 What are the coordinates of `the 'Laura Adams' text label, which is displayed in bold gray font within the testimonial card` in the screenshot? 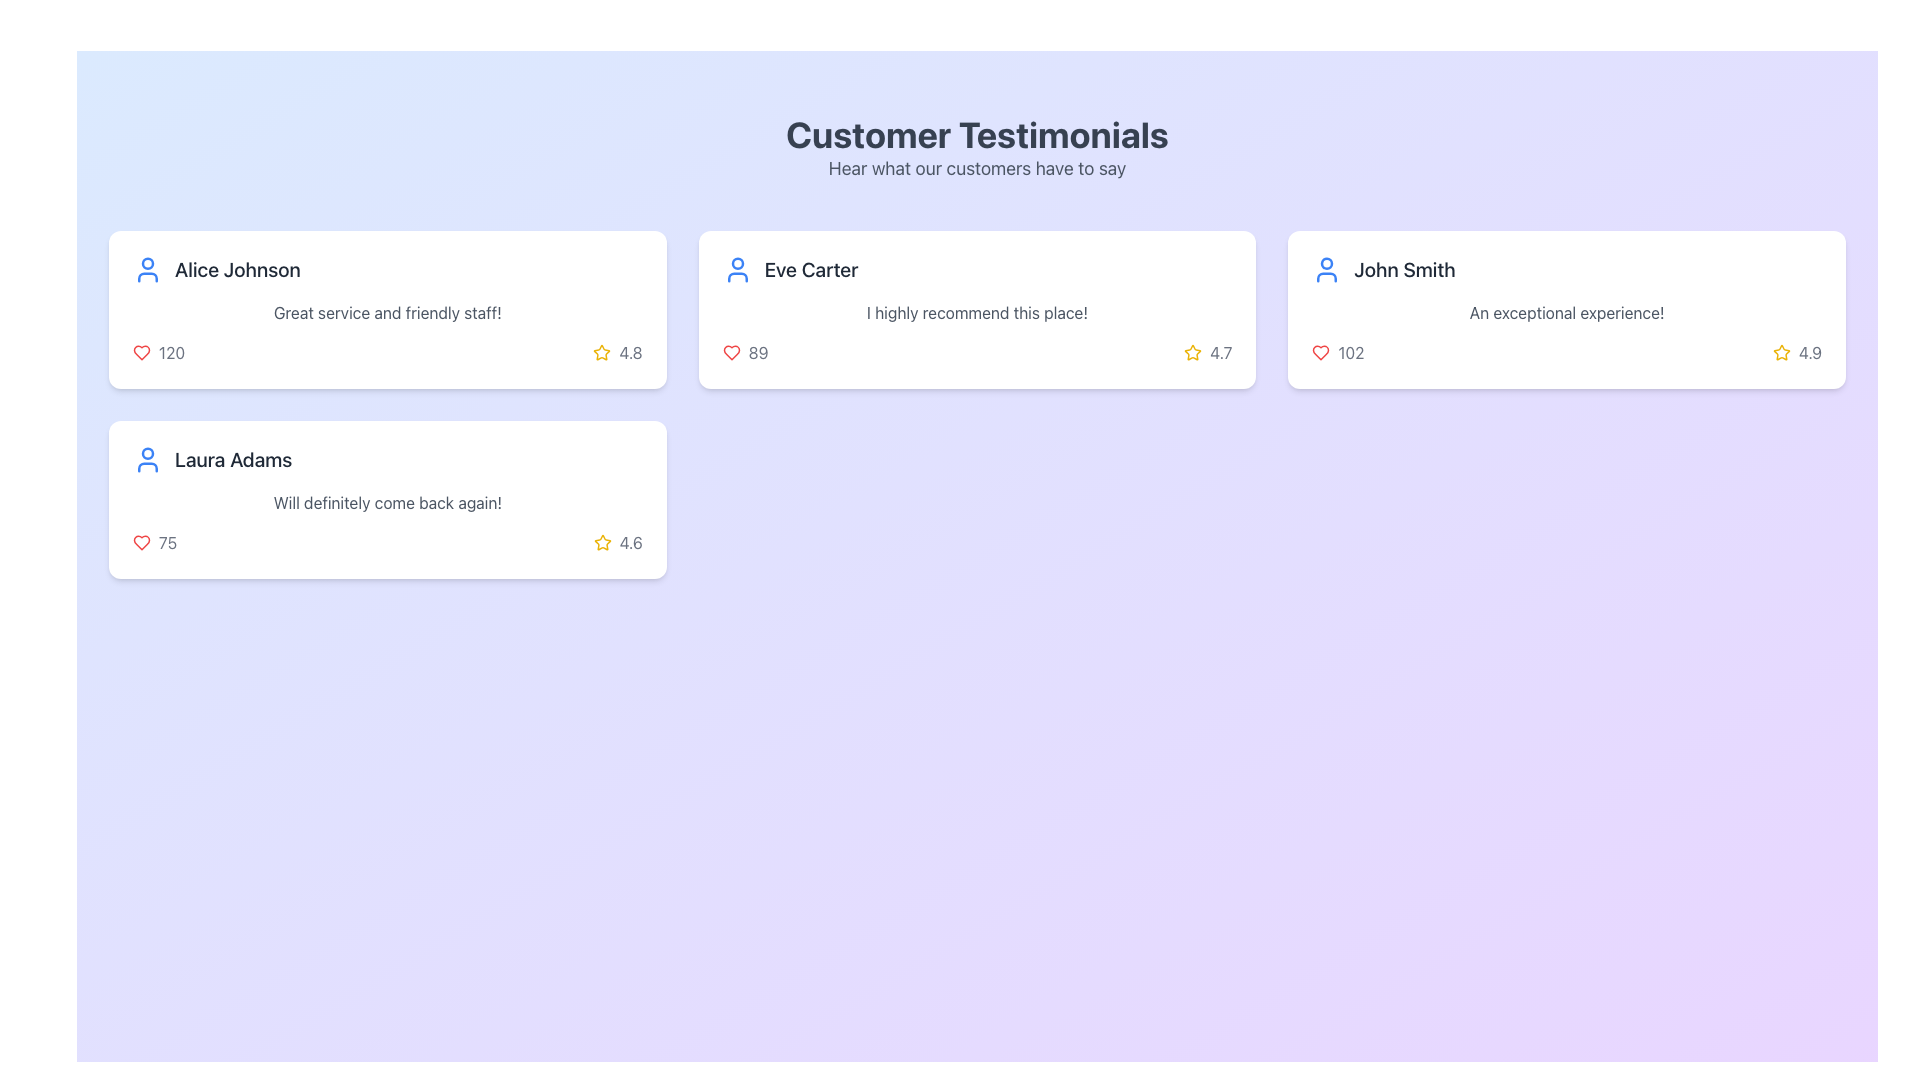 It's located at (233, 459).